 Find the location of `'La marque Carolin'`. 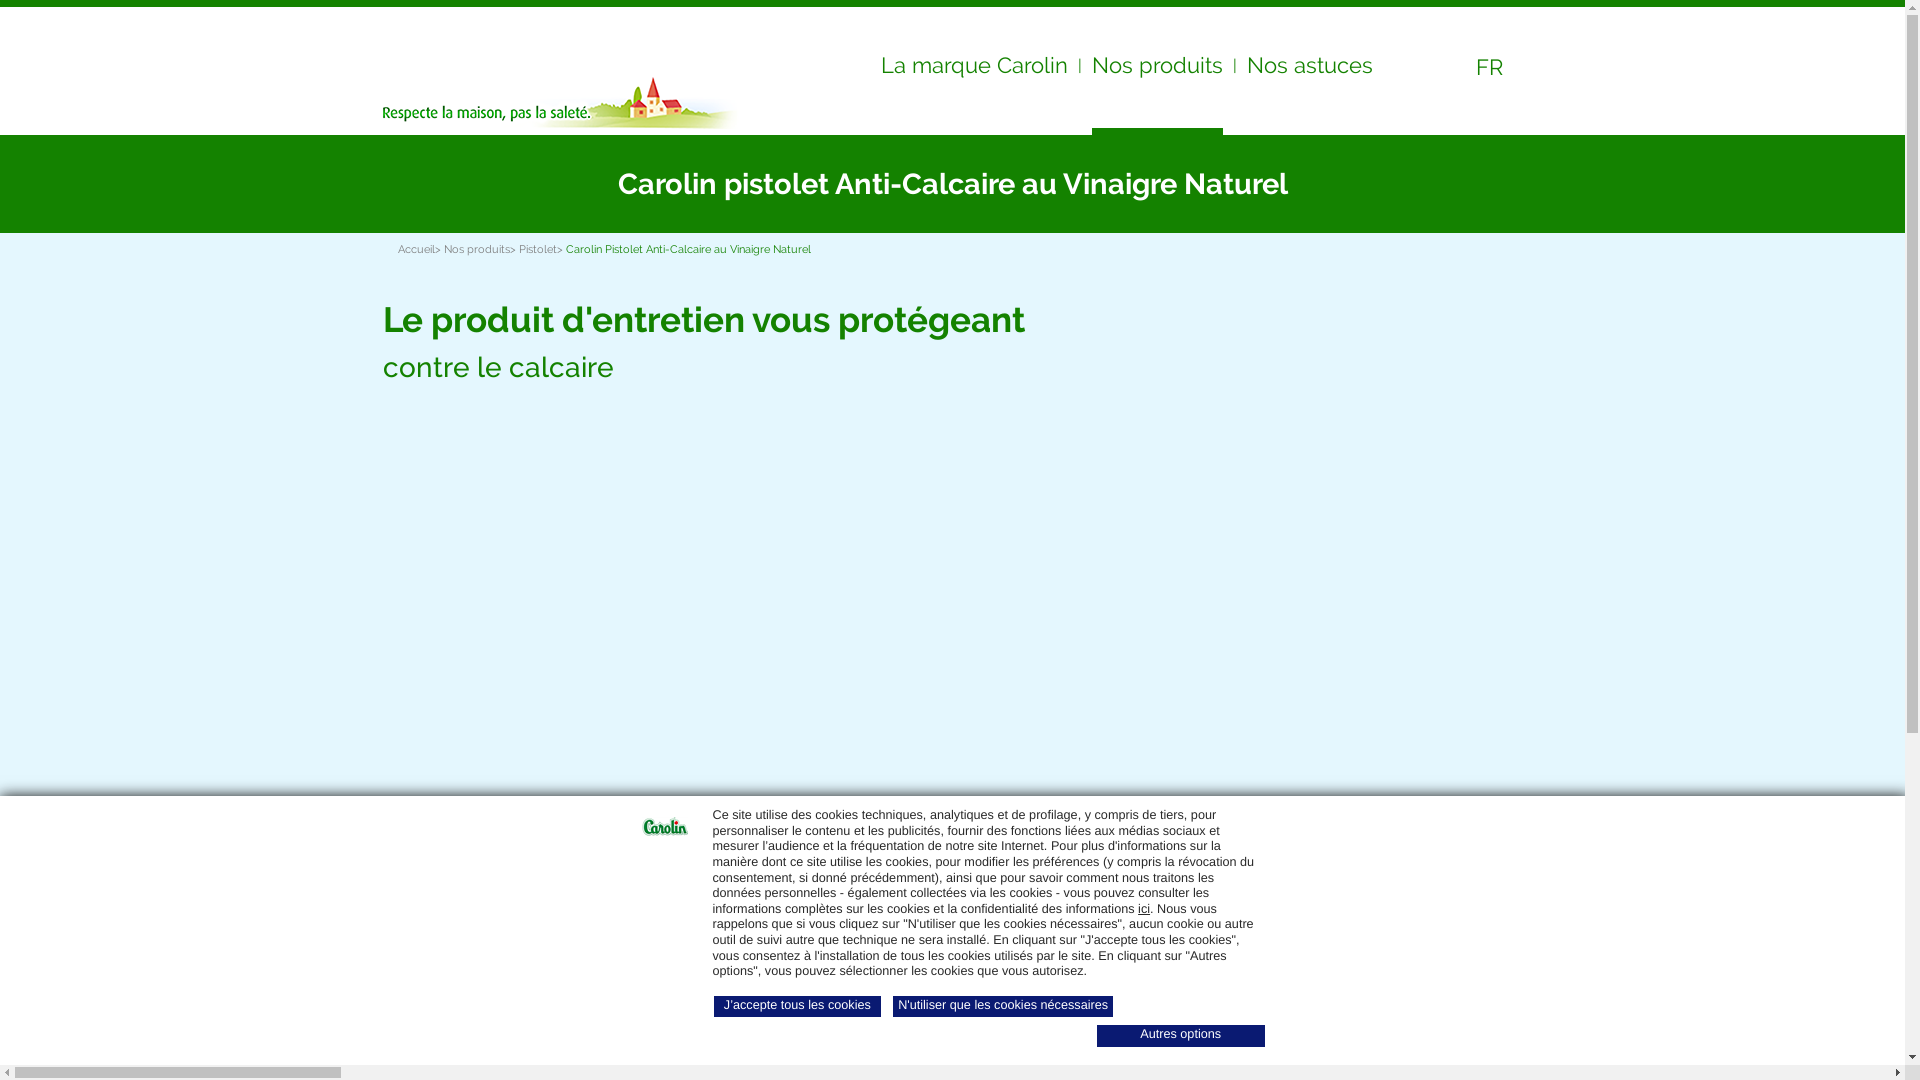

'La marque Carolin' is located at coordinates (973, 69).